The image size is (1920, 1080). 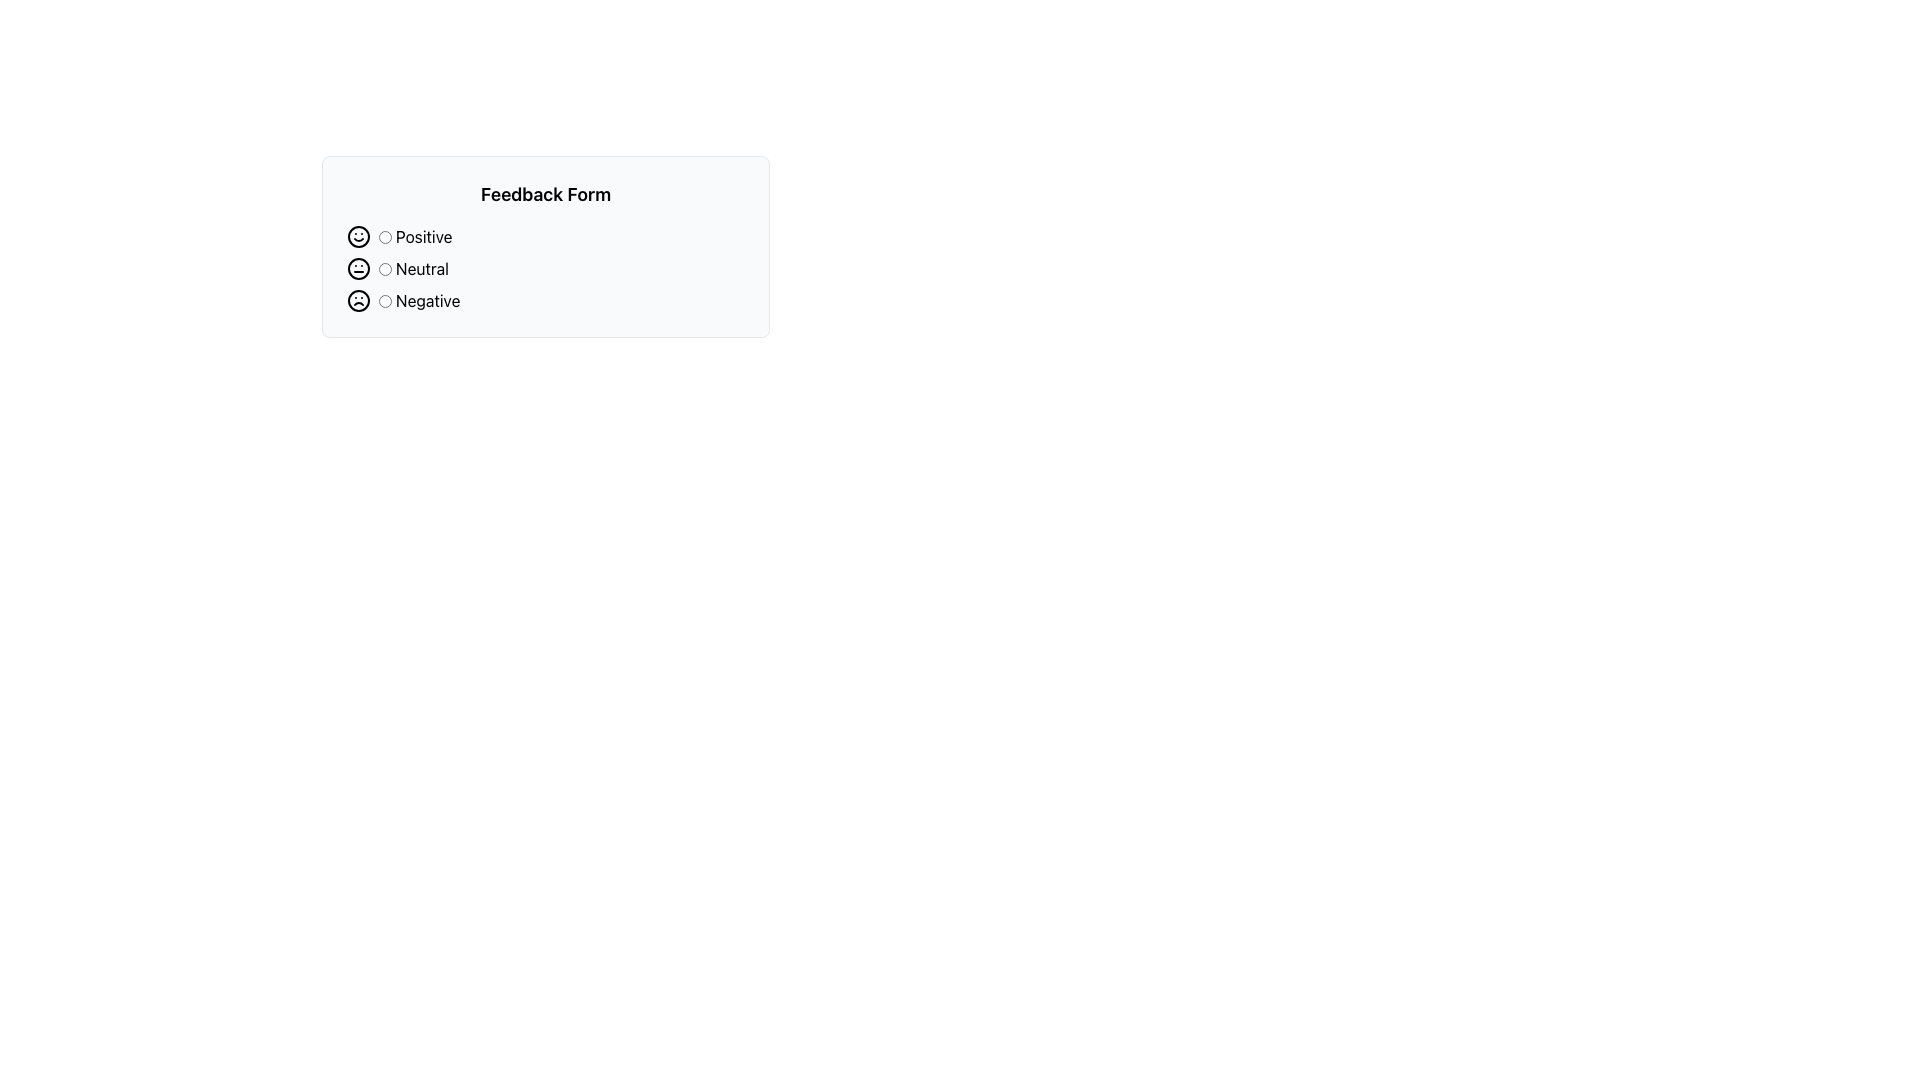 What do you see at coordinates (385, 235) in the screenshot?
I see `the unselected radio button next to the text 'Positive'` at bounding box center [385, 235].